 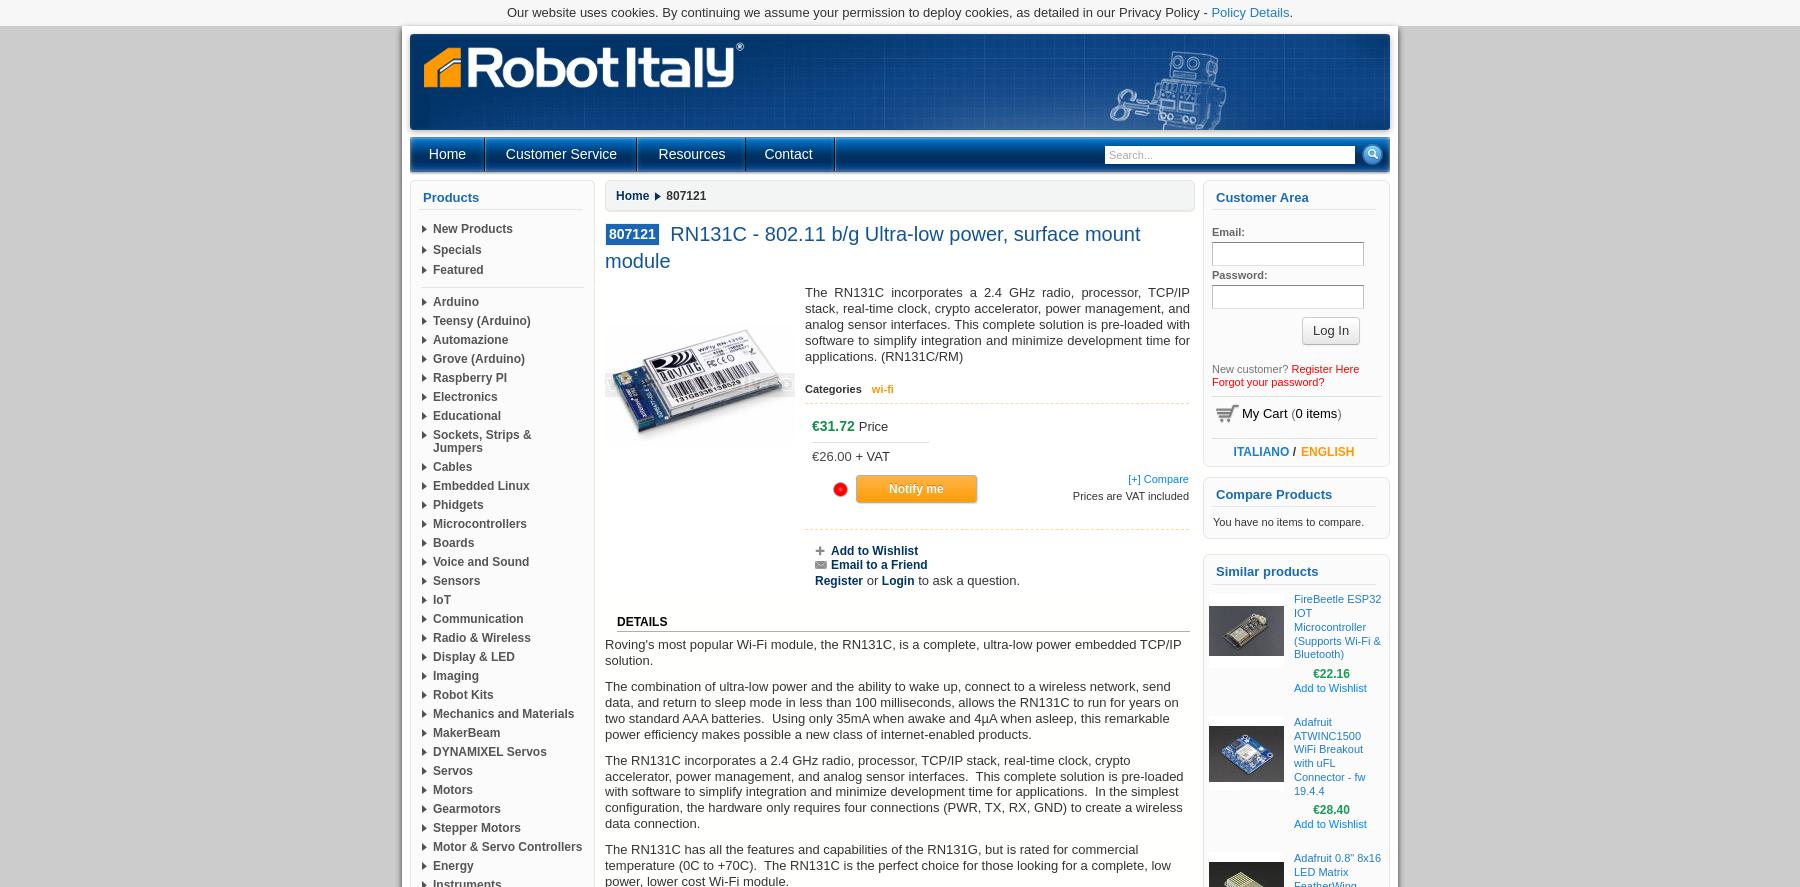 I want to click on 'Roving's most popular Wi-Fi module, the RN131C, is a complete, ultra-low power embedded TCP/IP solution.', so click(x=892, y=651).